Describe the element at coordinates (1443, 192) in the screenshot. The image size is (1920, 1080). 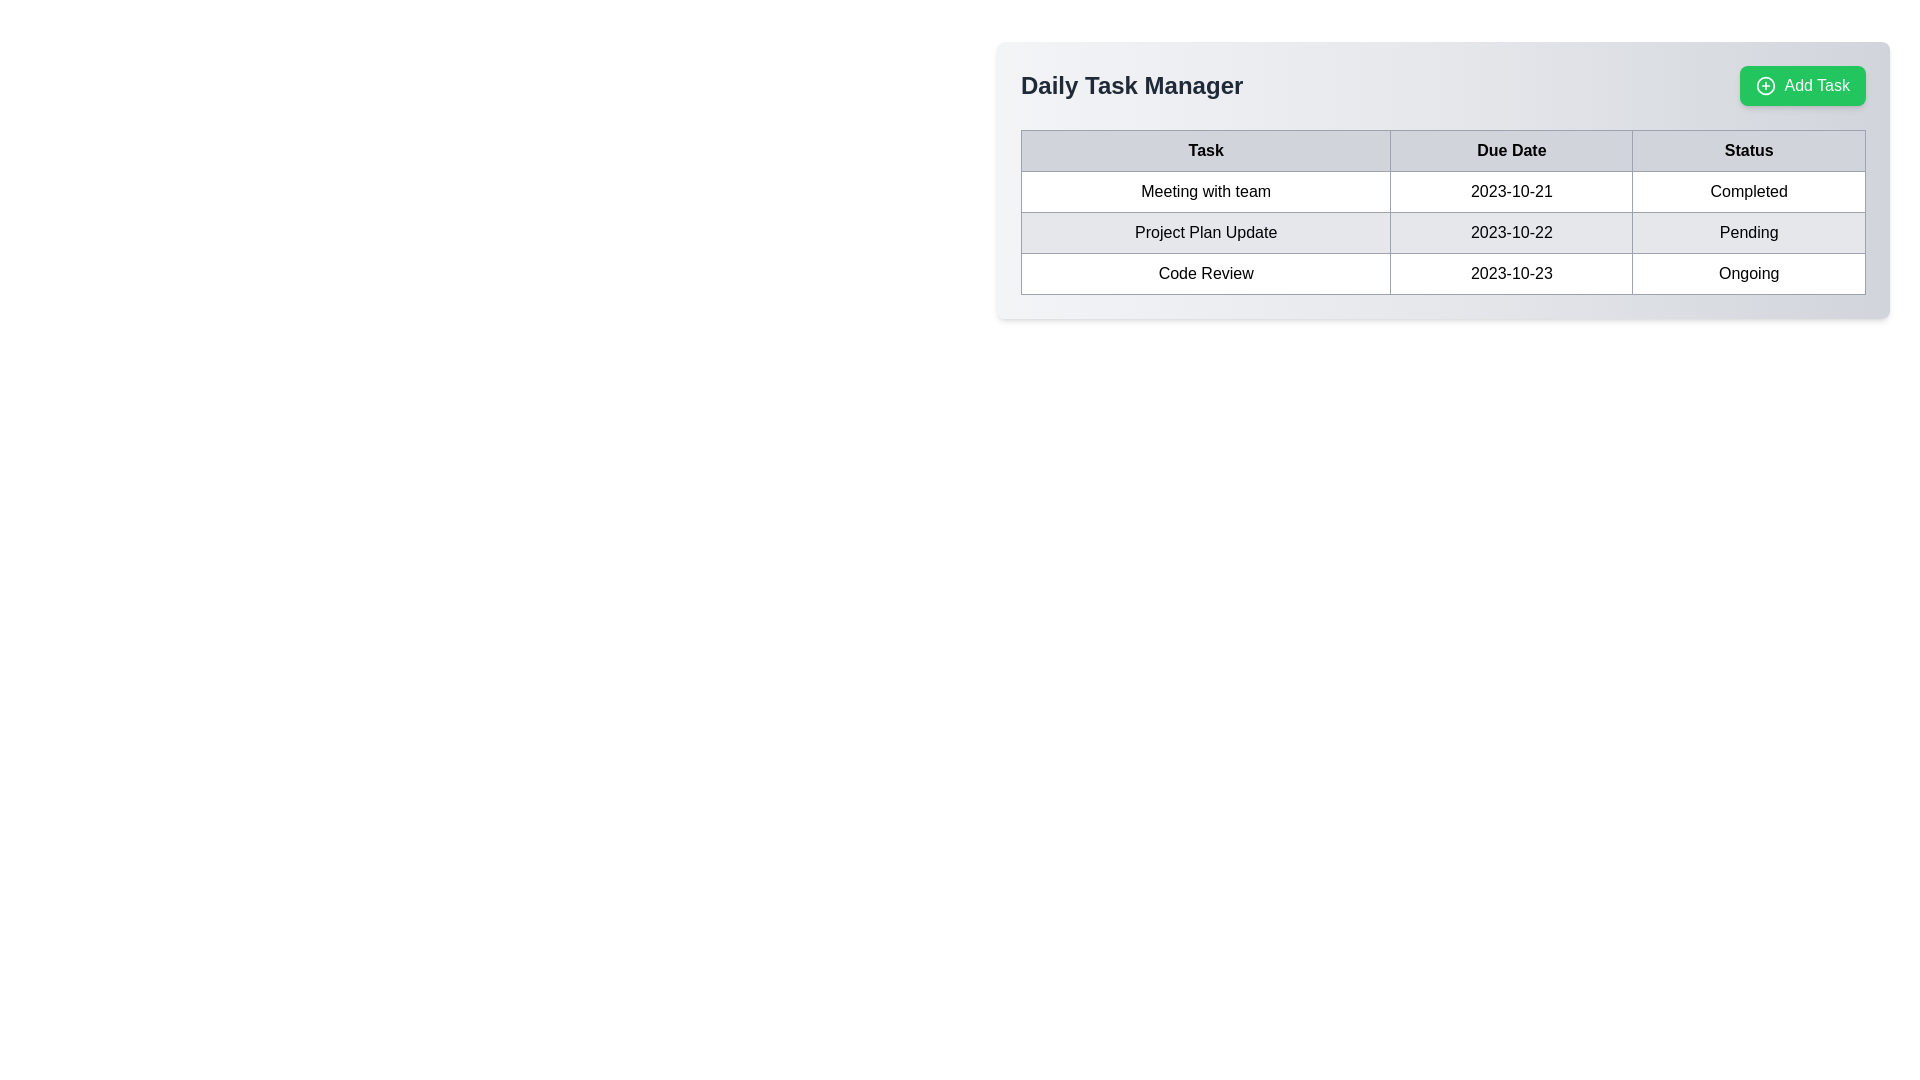
I see `the first table row displaying 'Meeting with team', '2023-10-21', and 'Completed'` at that location.